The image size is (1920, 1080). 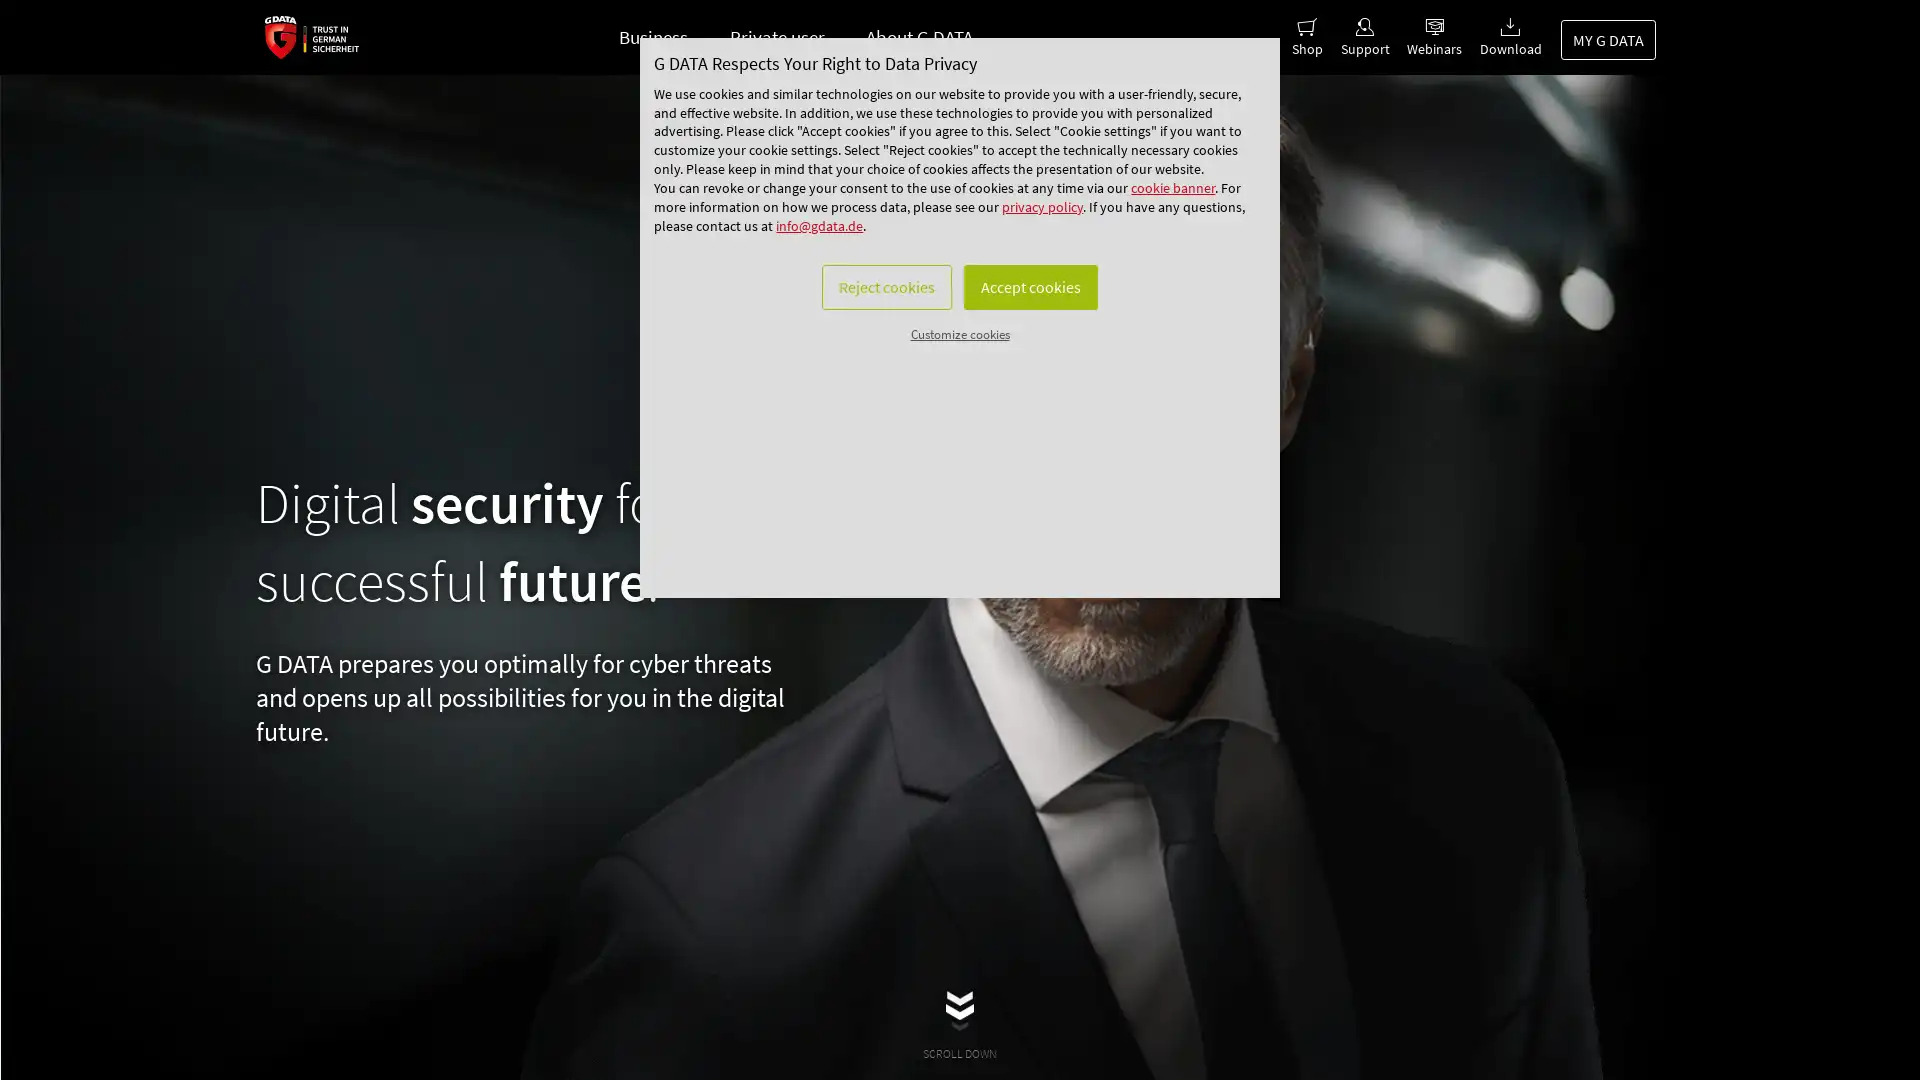 What do you see at coordinates (868, 396) in the screenshot?
I see `Reject cookies` at bounding box center [868, 396].